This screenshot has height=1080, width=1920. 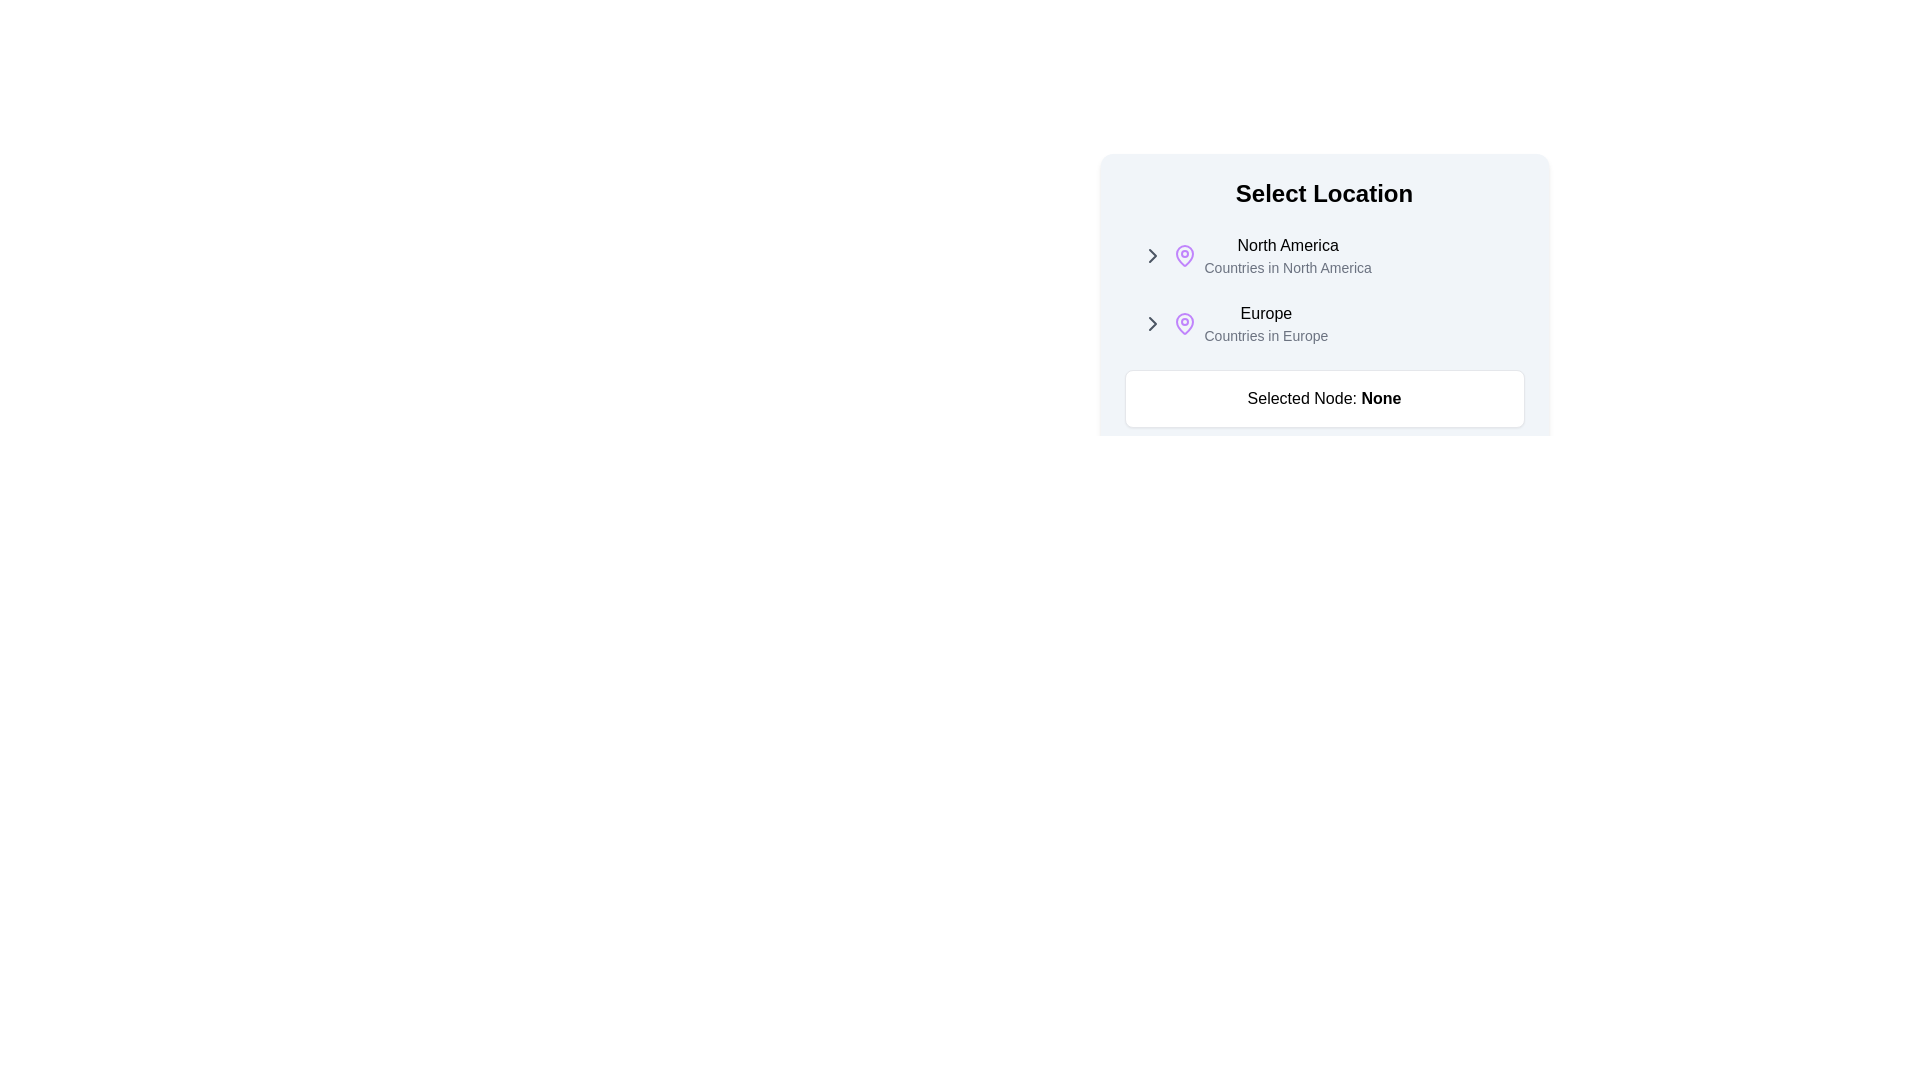 I want to click on the Static text header located at the top inside a box with rounded corners and a light gray background, which provides context to the user about the content below, so click(x=1324, y=193).